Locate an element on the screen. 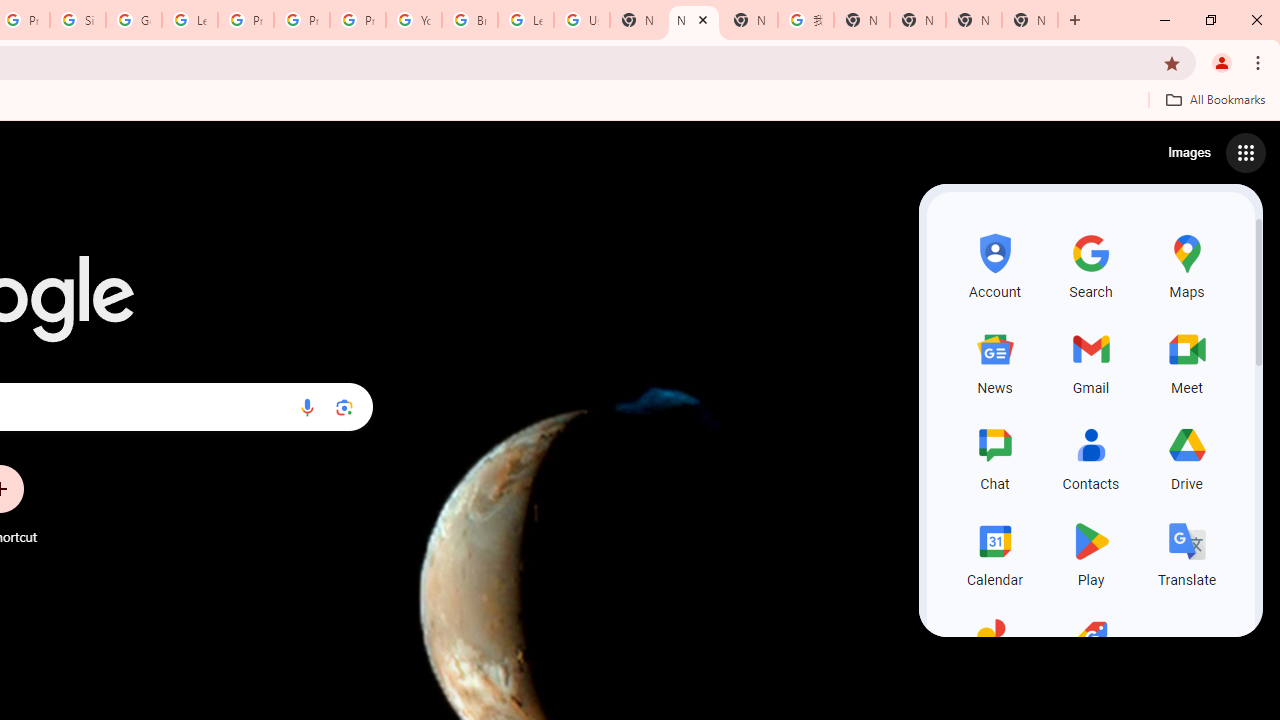 Image resolution: width=1280 pixels, height=720 pixels. 'New Tab' is located at coordinates (1030, 20).